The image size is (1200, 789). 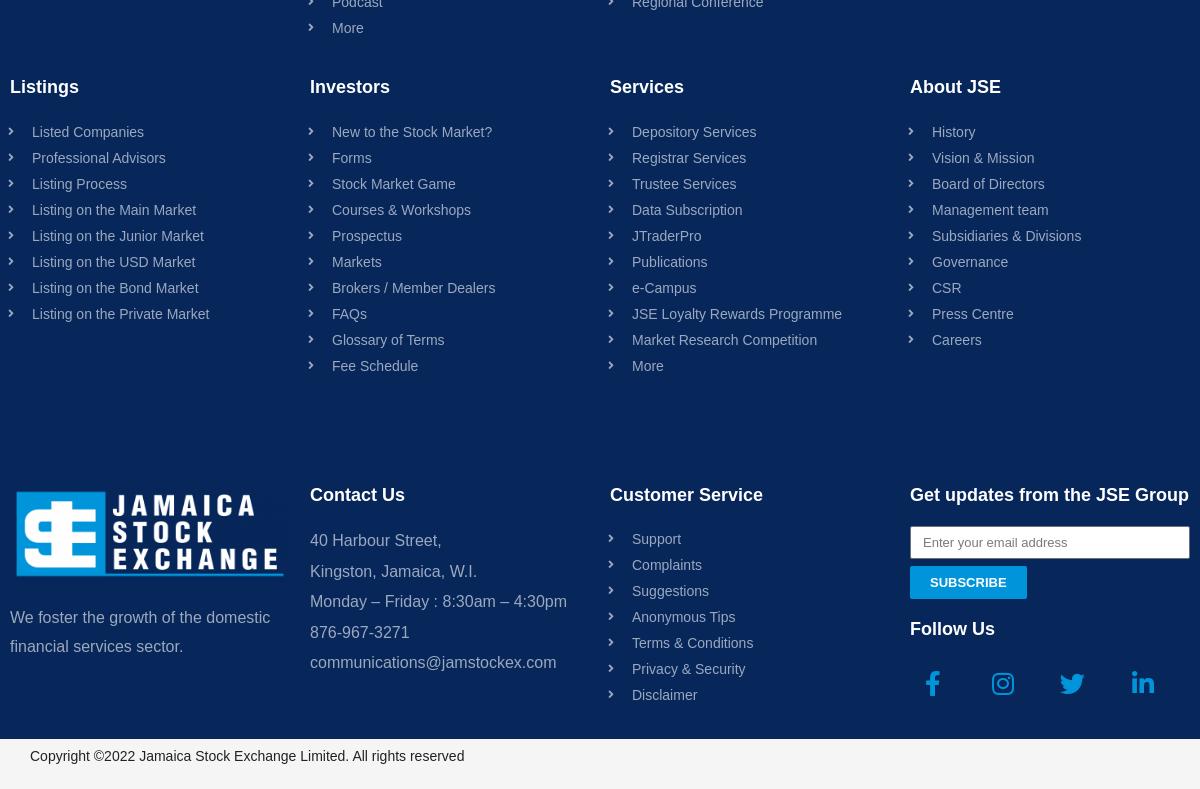 What do you see at coordinates (114, 208) in the screenshot?
I see `'Listing on the Main Market'` at bounding box center [114, 208].